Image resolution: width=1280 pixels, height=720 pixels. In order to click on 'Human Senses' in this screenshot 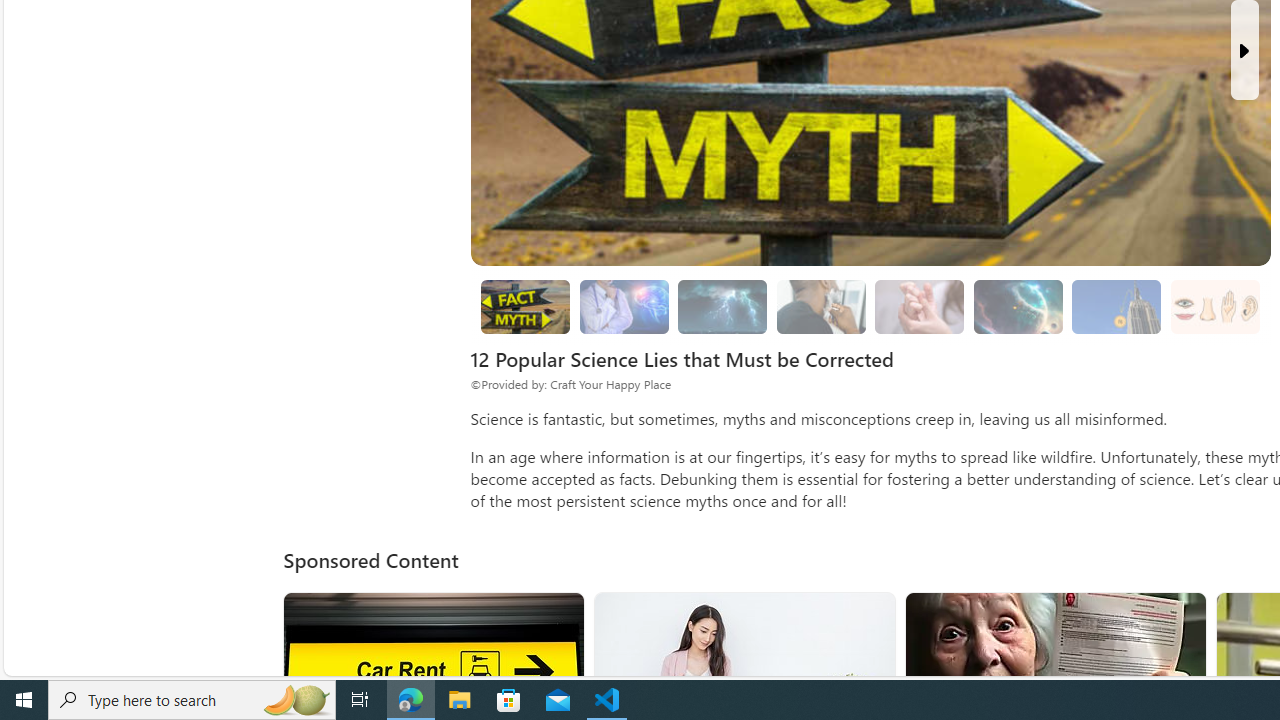, I will do `click(1213, 307)`.